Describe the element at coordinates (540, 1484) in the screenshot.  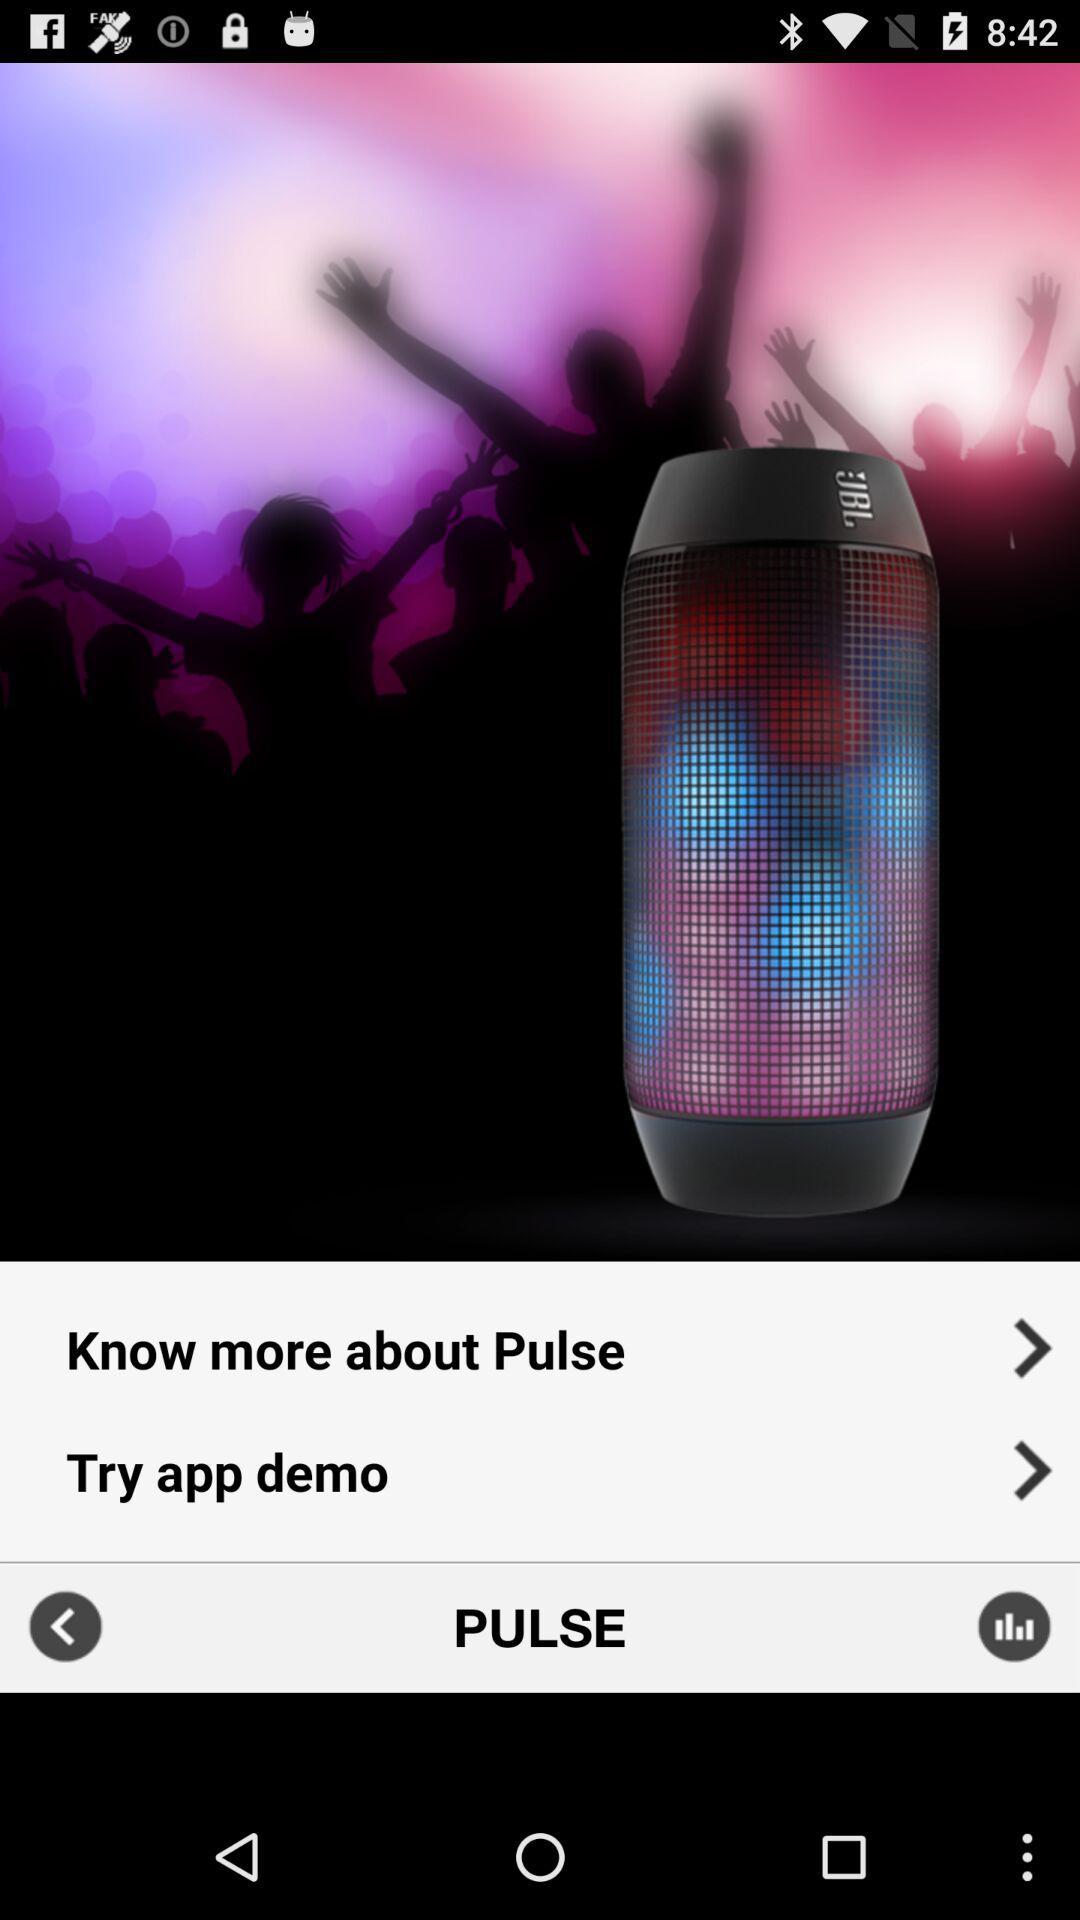
I see `try app demo` at that location.